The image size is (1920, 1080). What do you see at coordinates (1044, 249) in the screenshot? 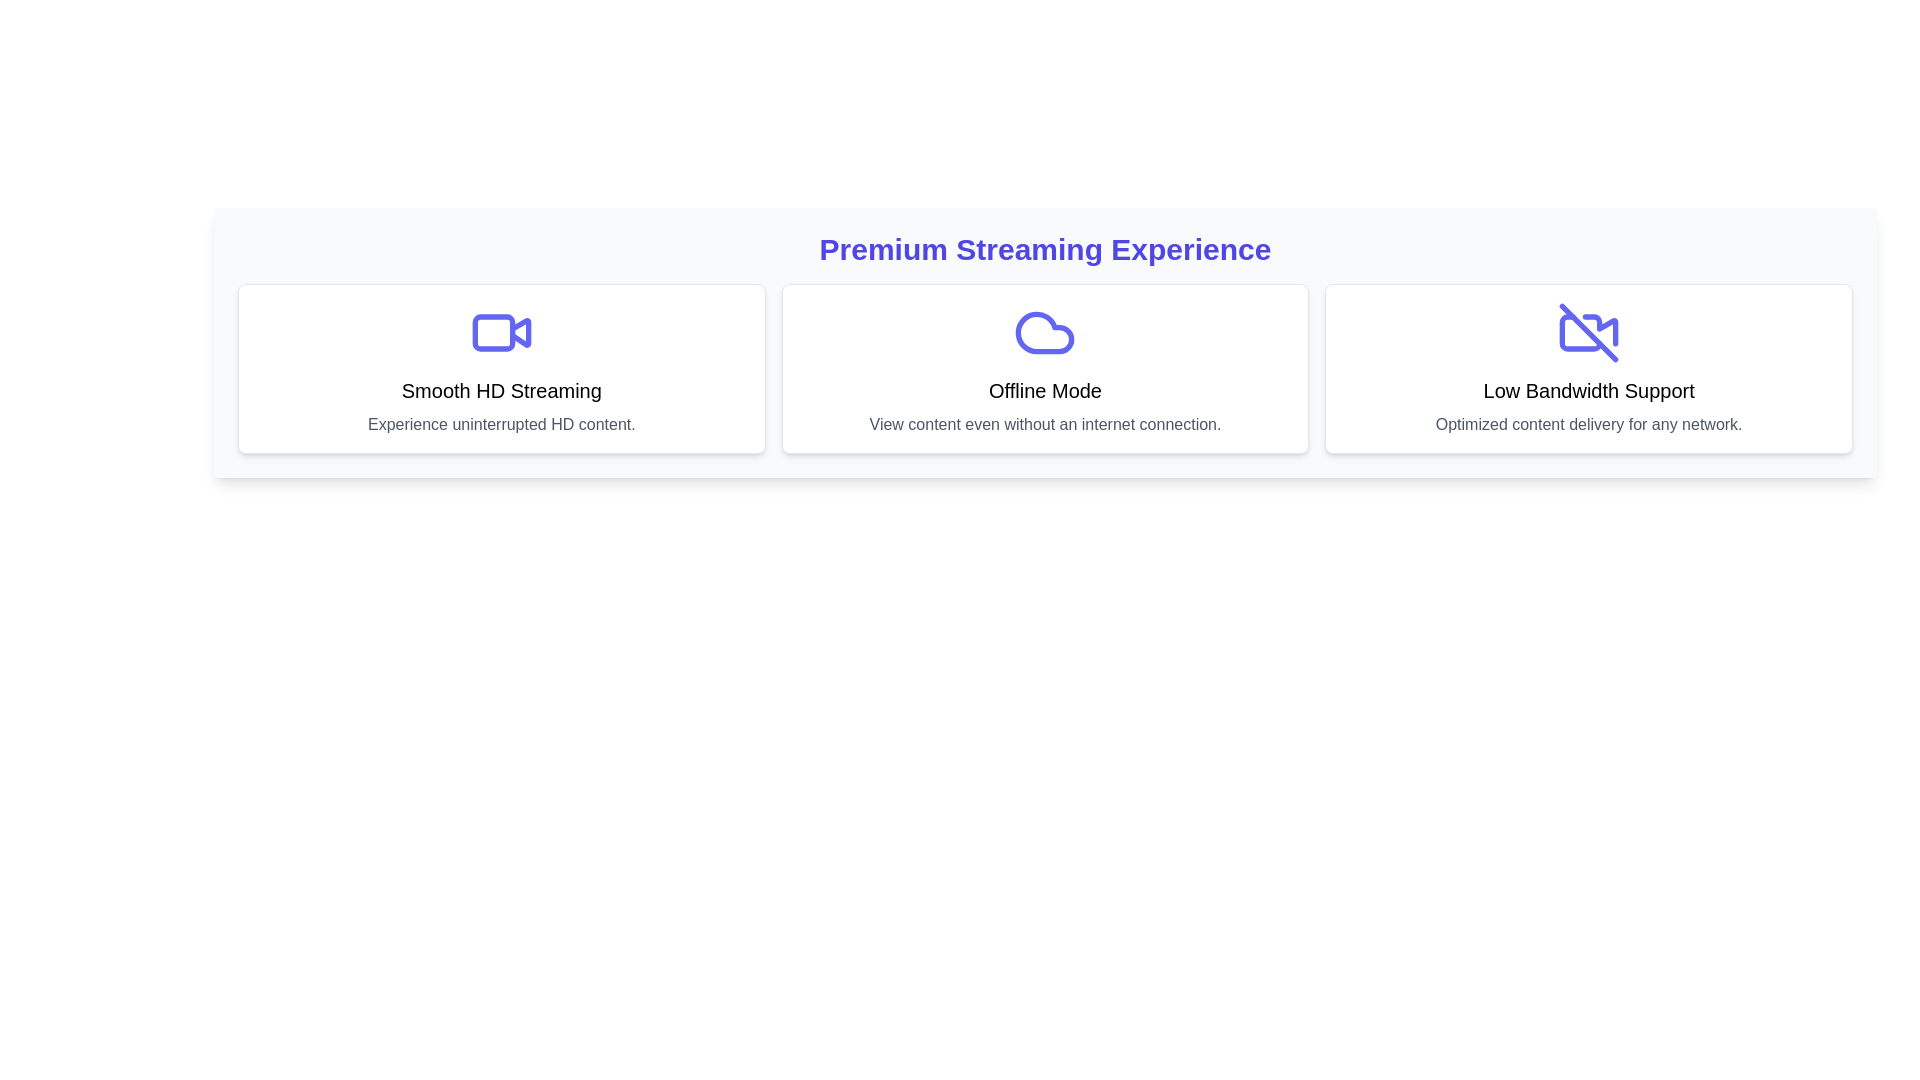
I see `the title text element that serves as the header for the content section, positioned above a list of feature cards` at bounding box center [1044, 249].